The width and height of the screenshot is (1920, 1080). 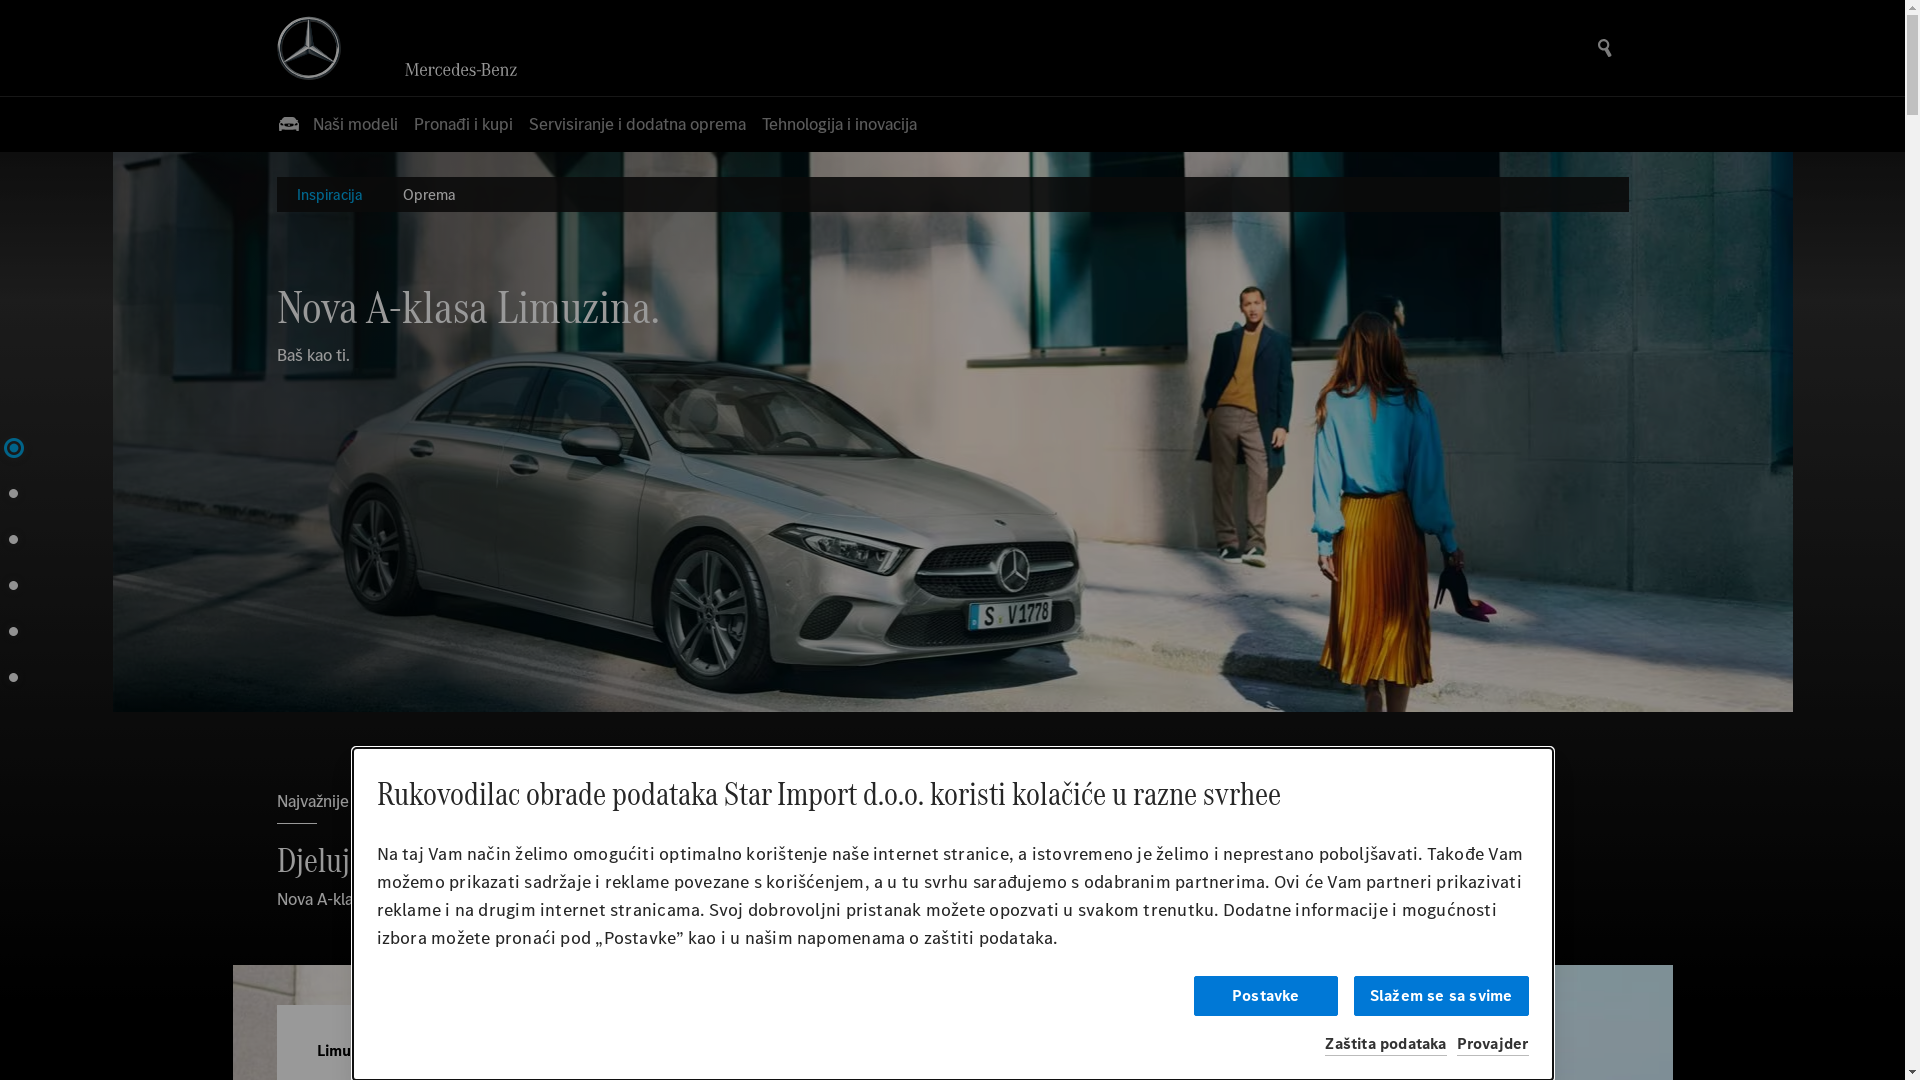 What do you see at coordinates (306, 46) in the screenshot?
I see `'Mercedes Benz Logo'` at bounding box center [306, 46].